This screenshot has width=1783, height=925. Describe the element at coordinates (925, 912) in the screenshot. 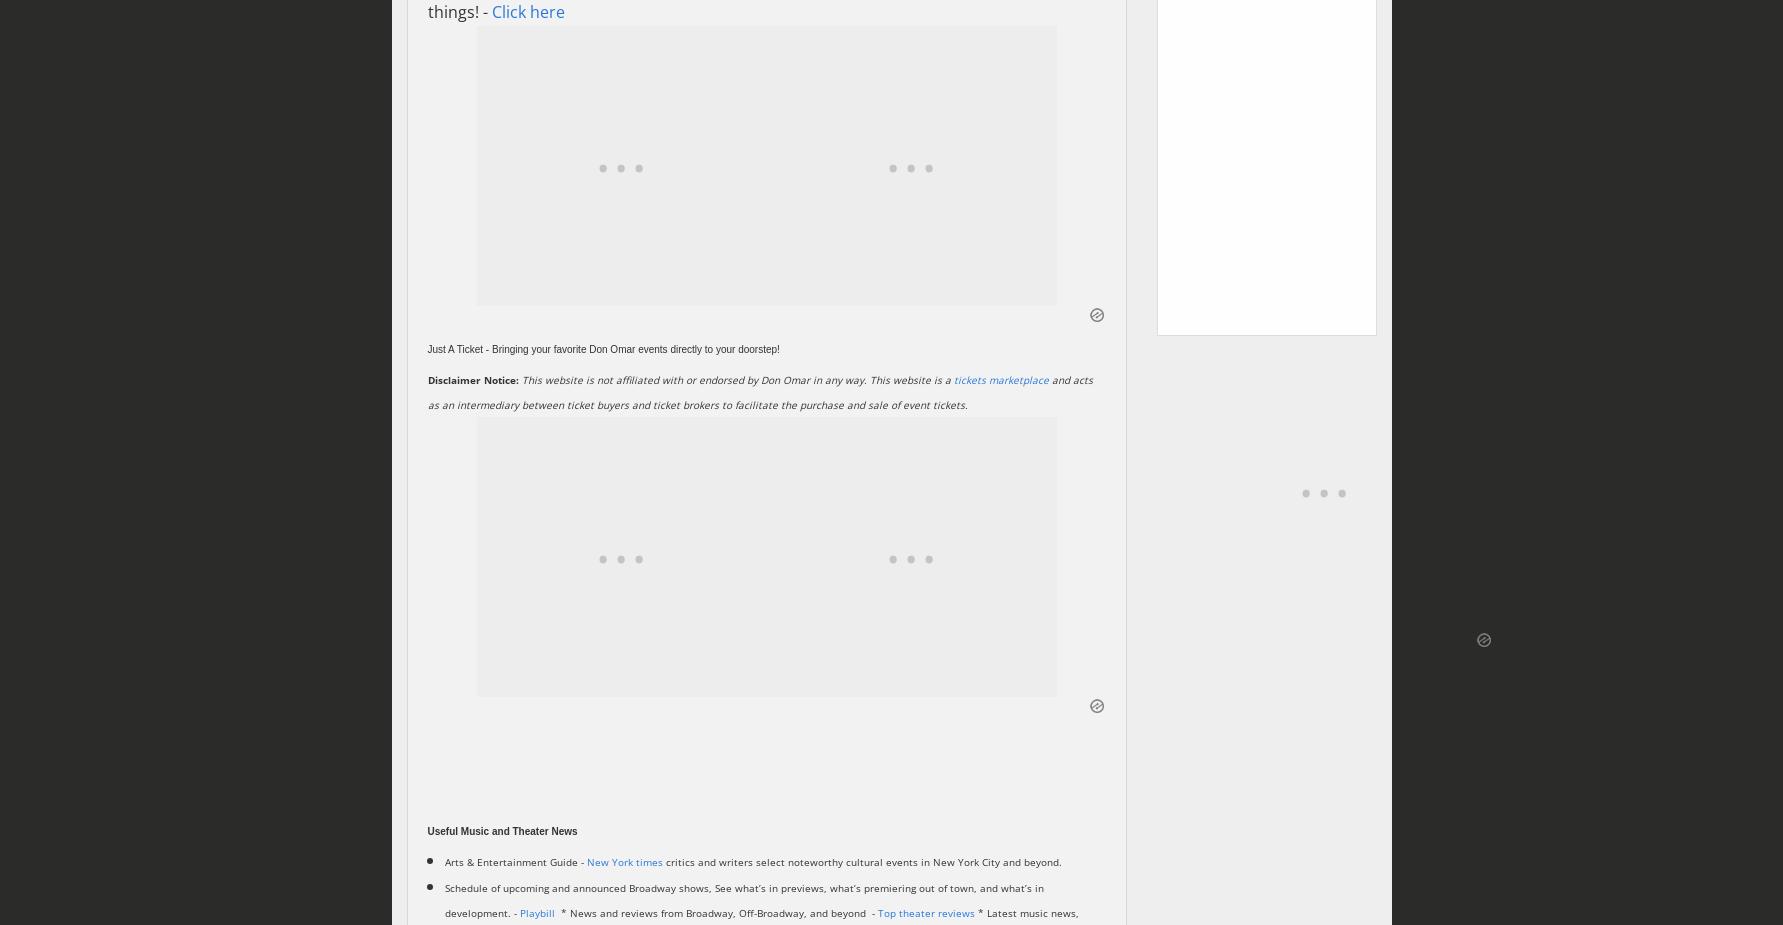

I see `'Top theater reviews'` at that location.